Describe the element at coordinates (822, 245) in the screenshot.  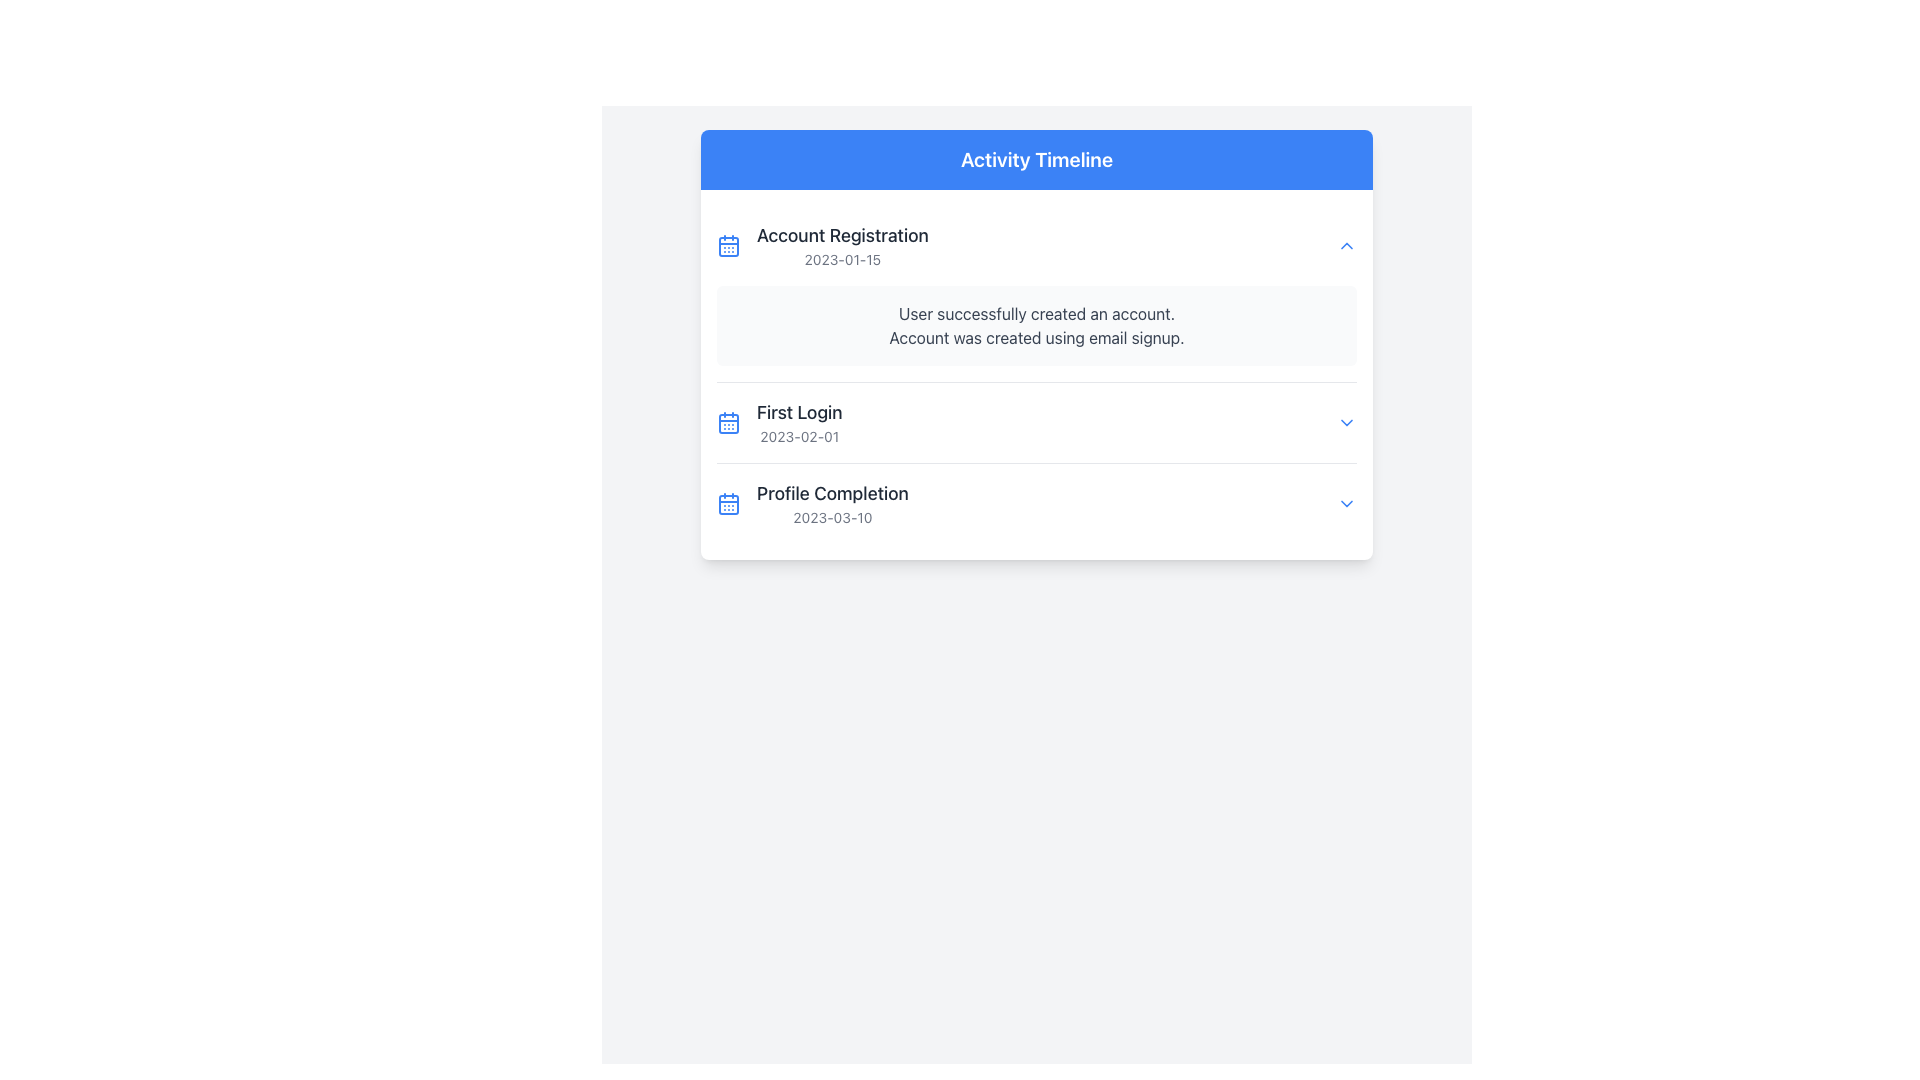
I see `the 'Account Registration' informational display element located within the 'Activity Timeline' panel, which features a blue calendar icon on the left and displays the date '2023-01-15' underneath the title` at that location.